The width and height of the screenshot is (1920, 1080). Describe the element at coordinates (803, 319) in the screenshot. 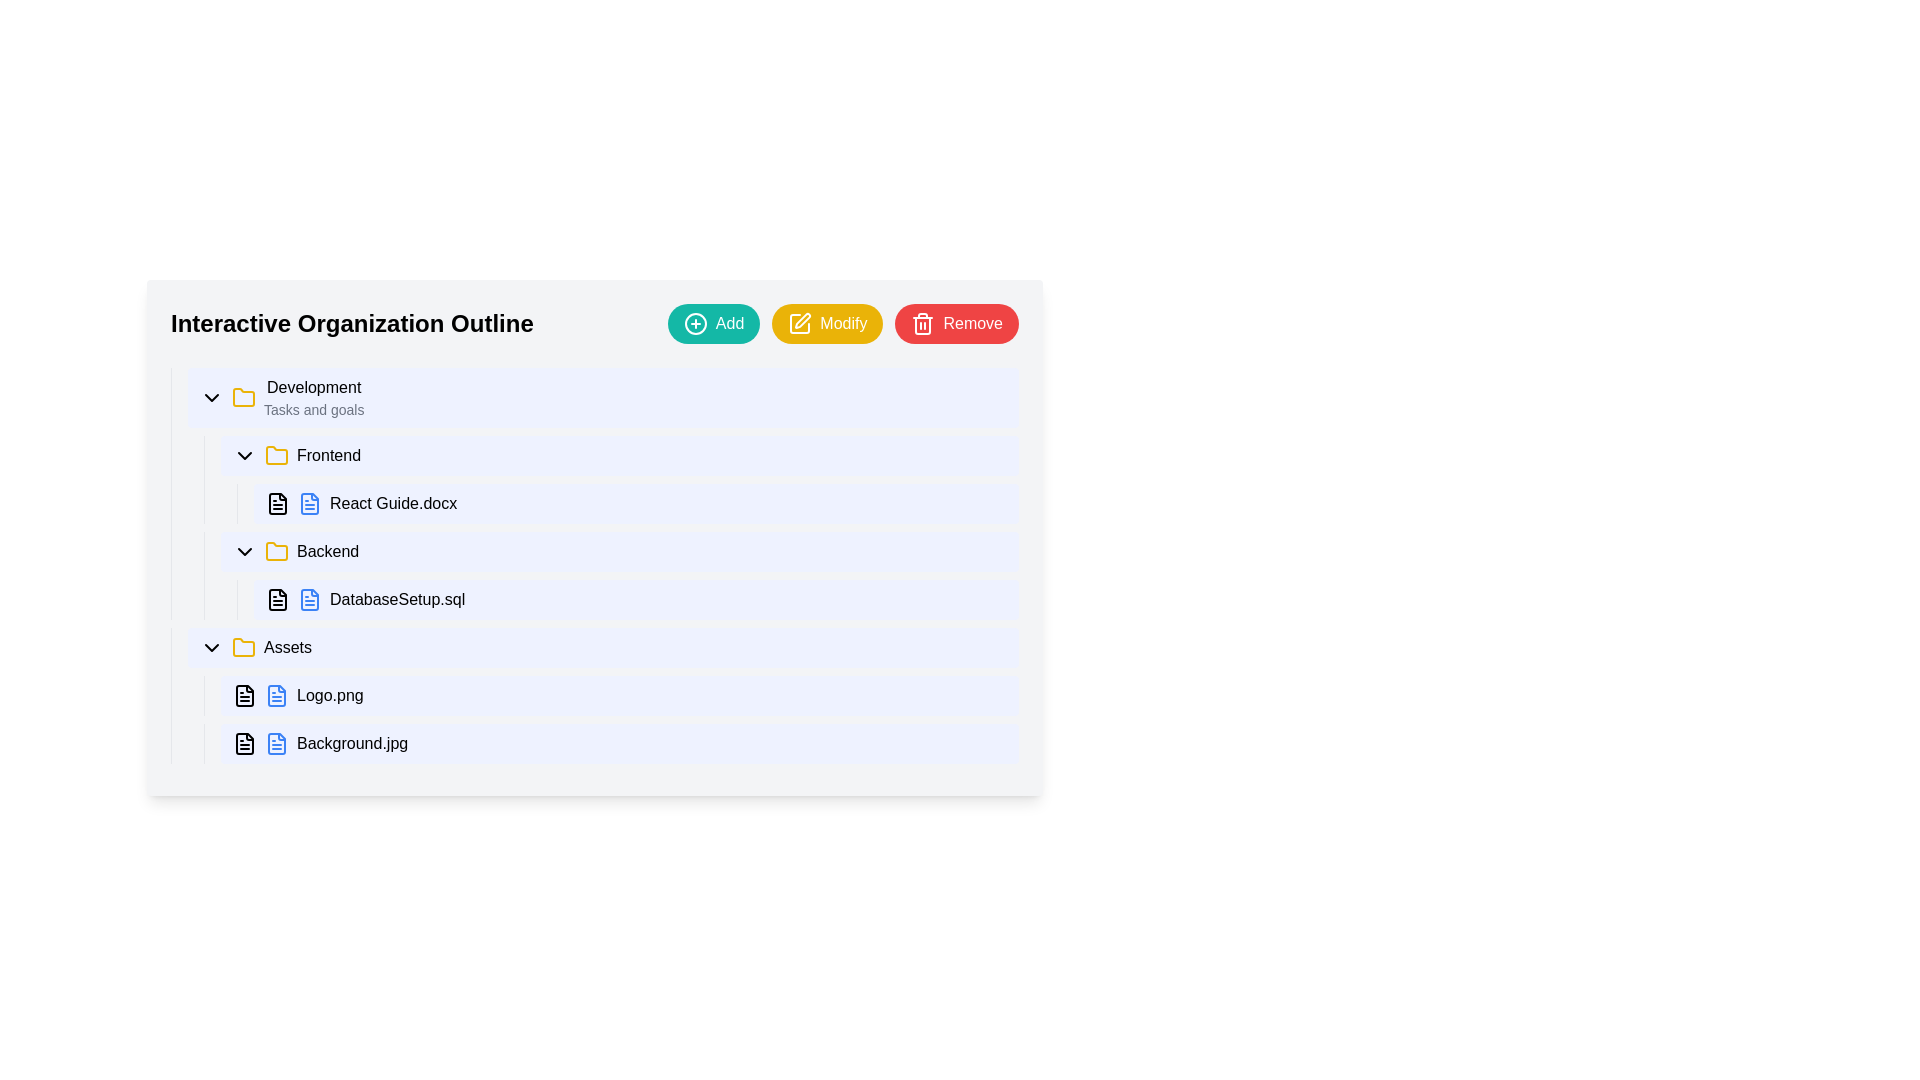

I see `the pen graphic icon located within the 'Modify' button in the top-right corner of the application's interface` at that location.